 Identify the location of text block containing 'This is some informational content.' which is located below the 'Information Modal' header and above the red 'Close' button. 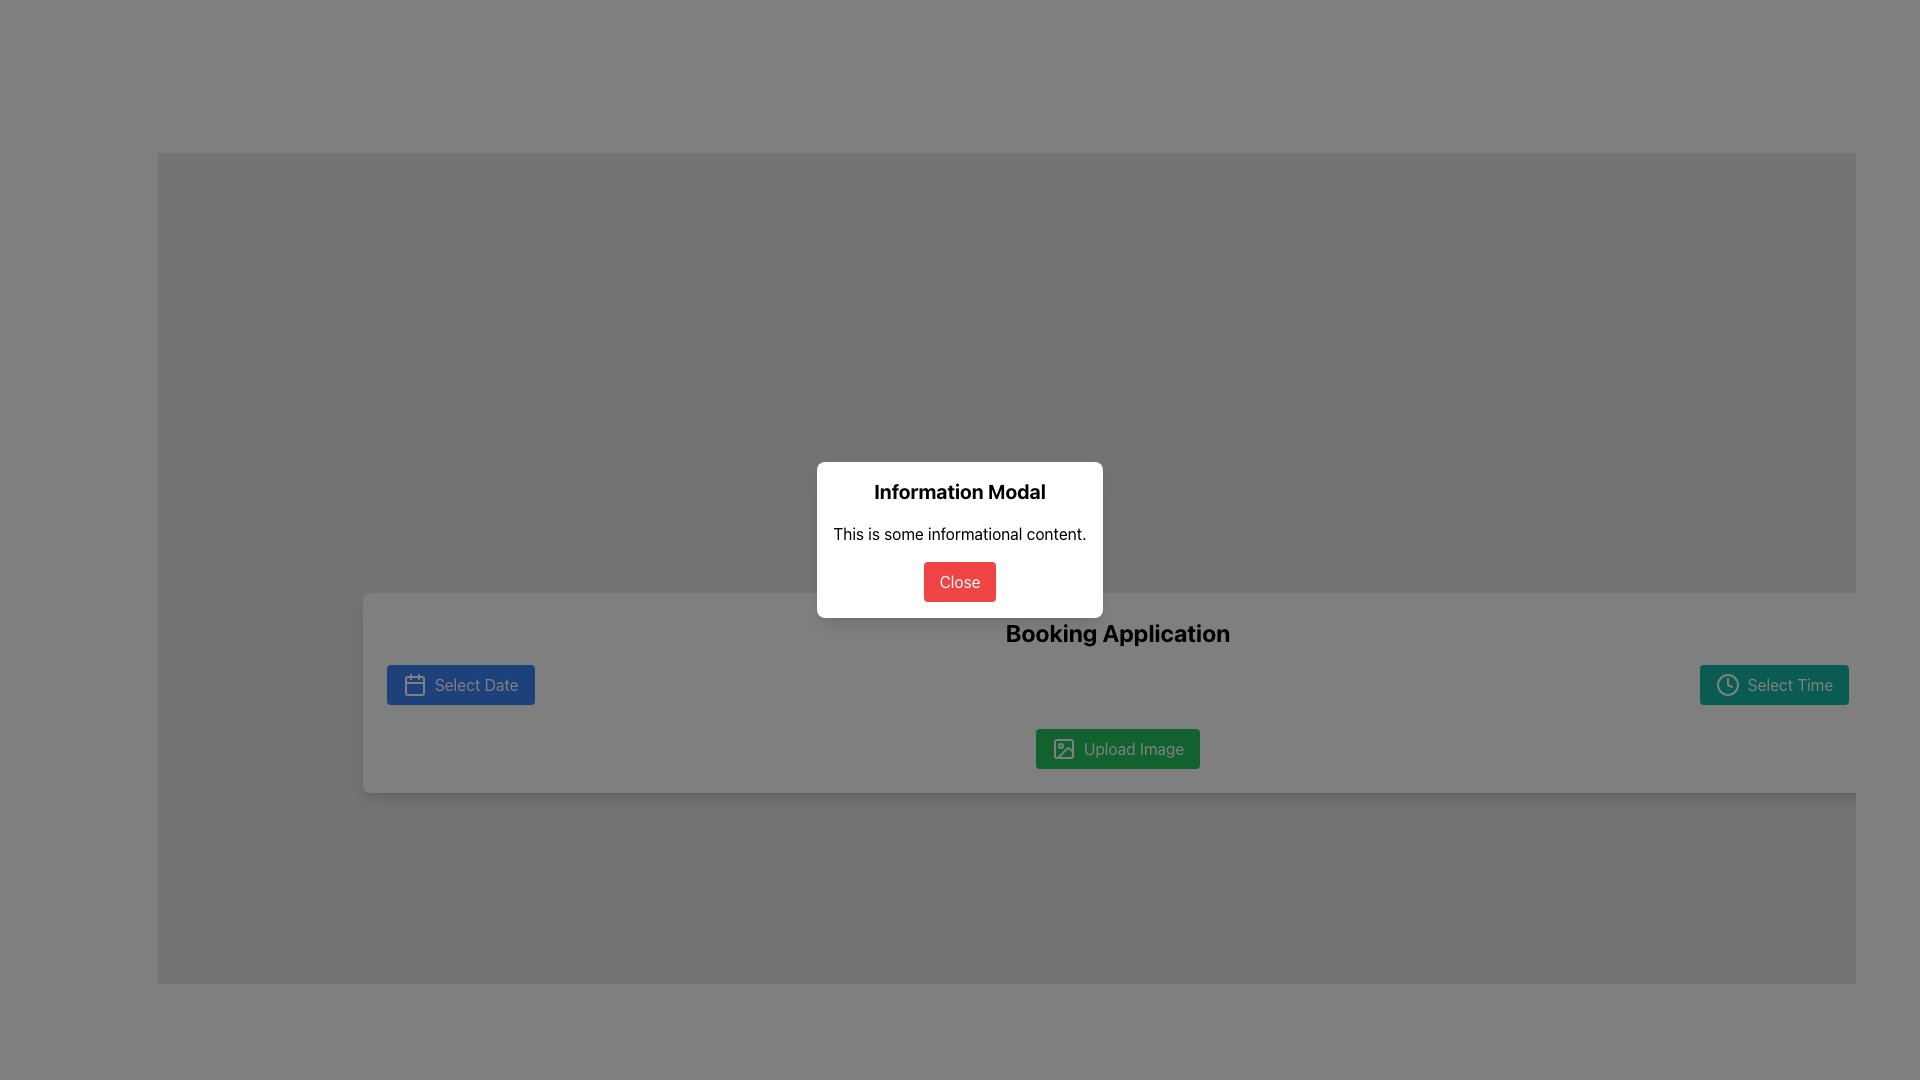
(960, 532).